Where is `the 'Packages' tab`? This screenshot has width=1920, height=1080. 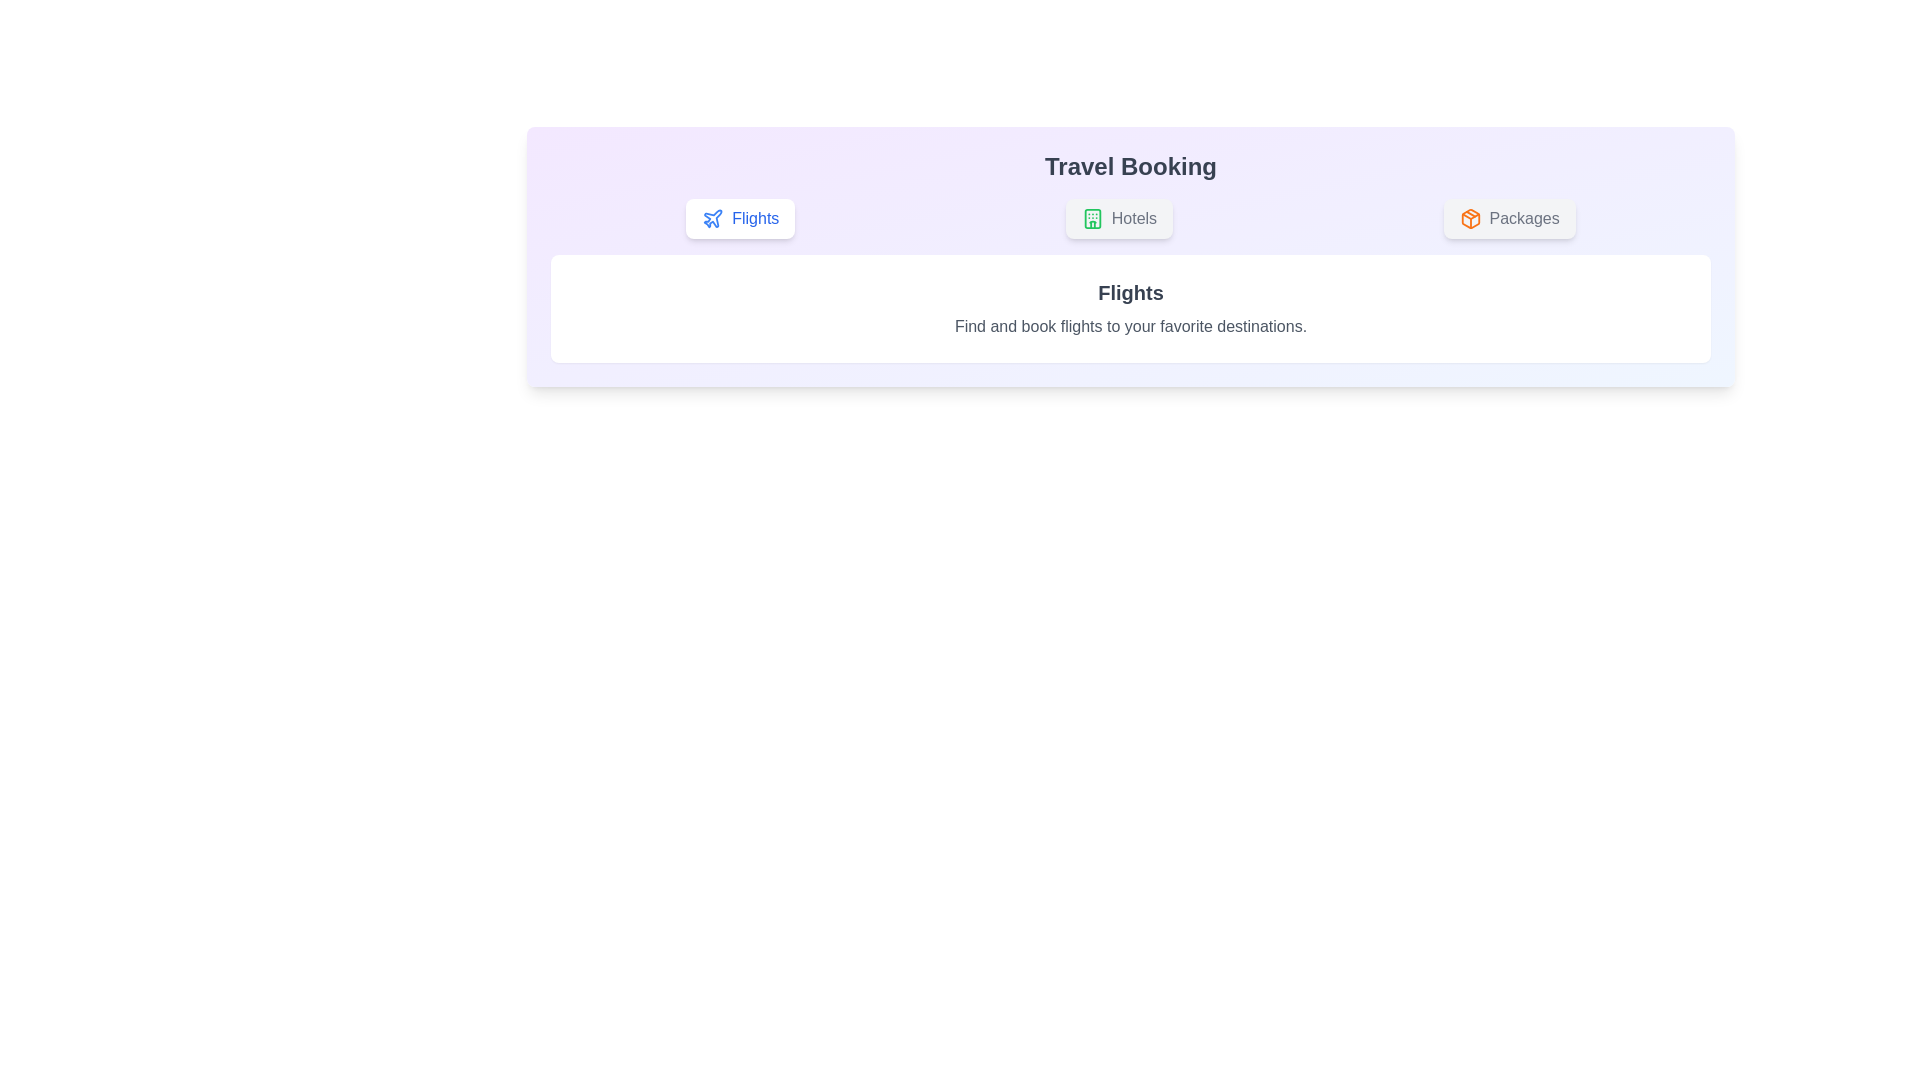 the 'Packages' tab is located at coordinates (1509, 219).